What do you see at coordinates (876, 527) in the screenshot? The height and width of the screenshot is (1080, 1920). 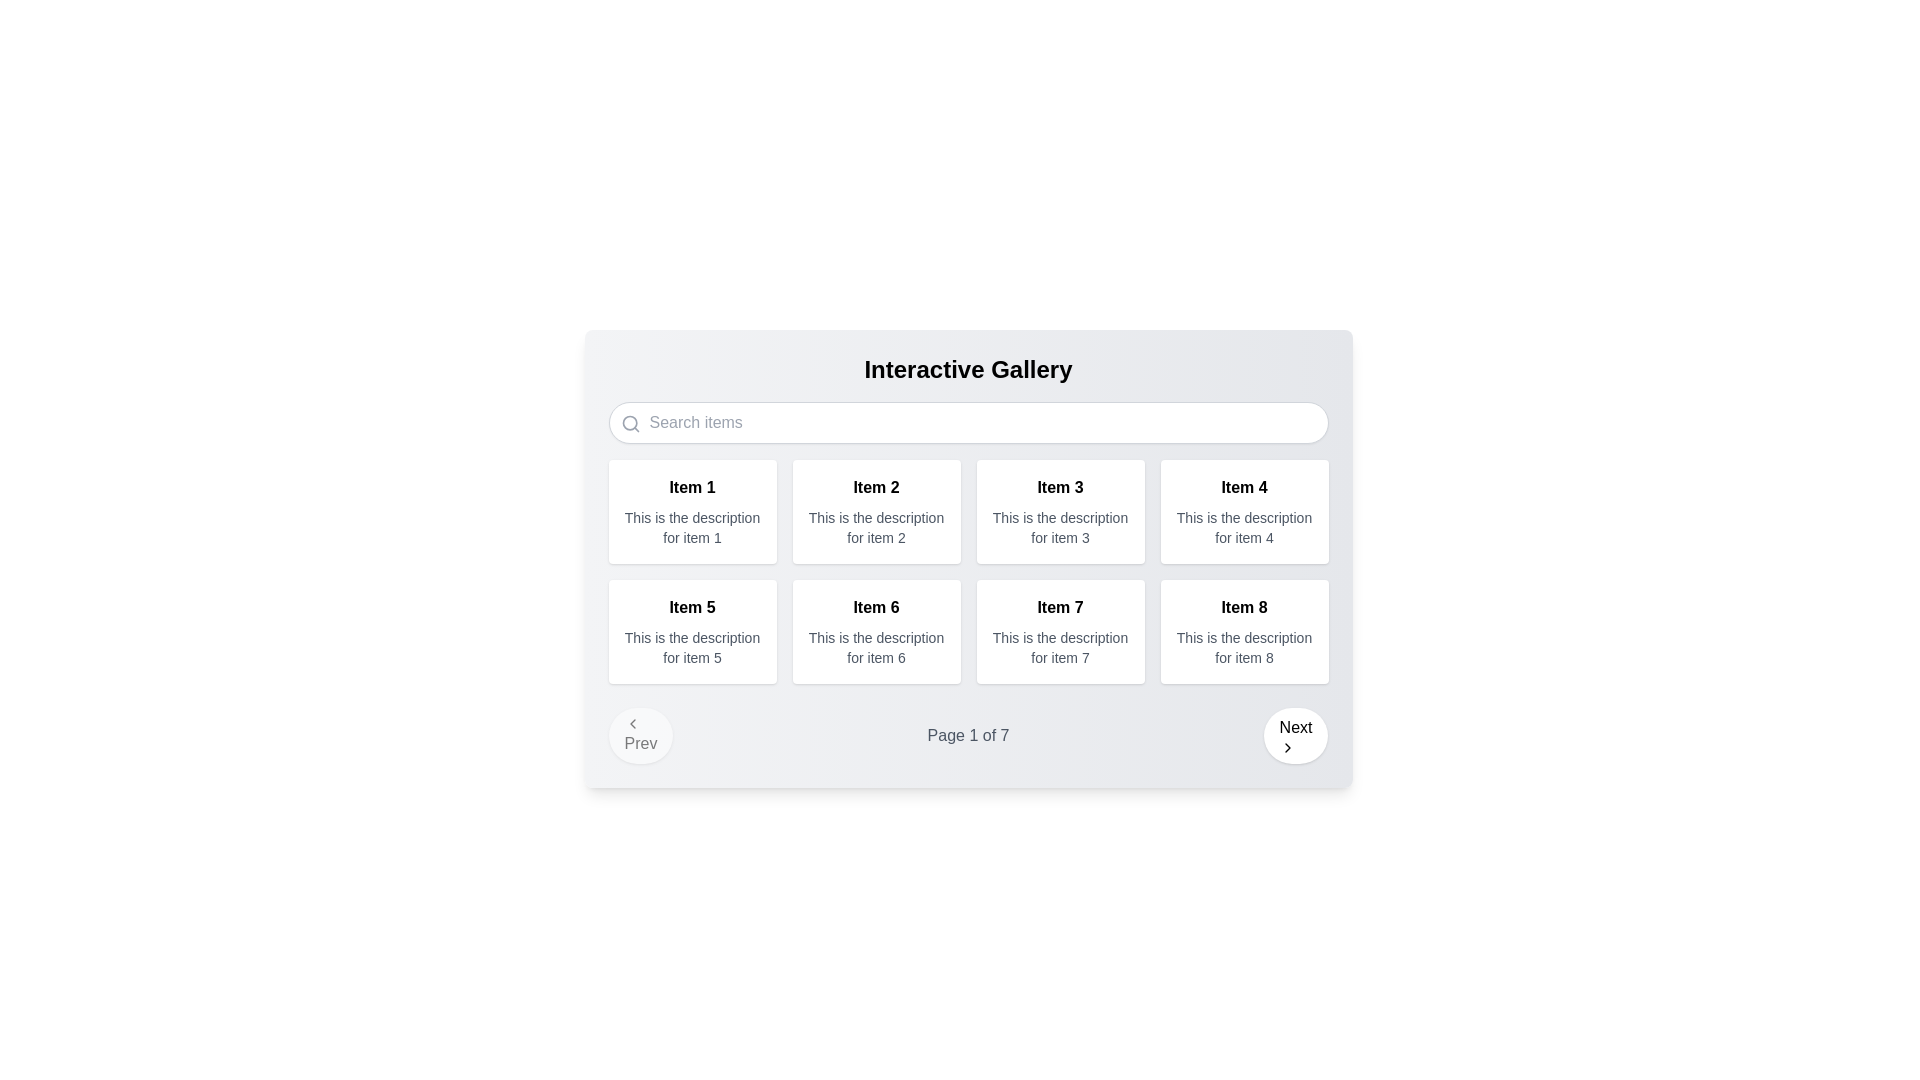 I see `the text element reading 'This is the description for item 2', which is positioned below the bold title 'Item 2' in the second item of the grid layout` at bounding box center [876, 527].